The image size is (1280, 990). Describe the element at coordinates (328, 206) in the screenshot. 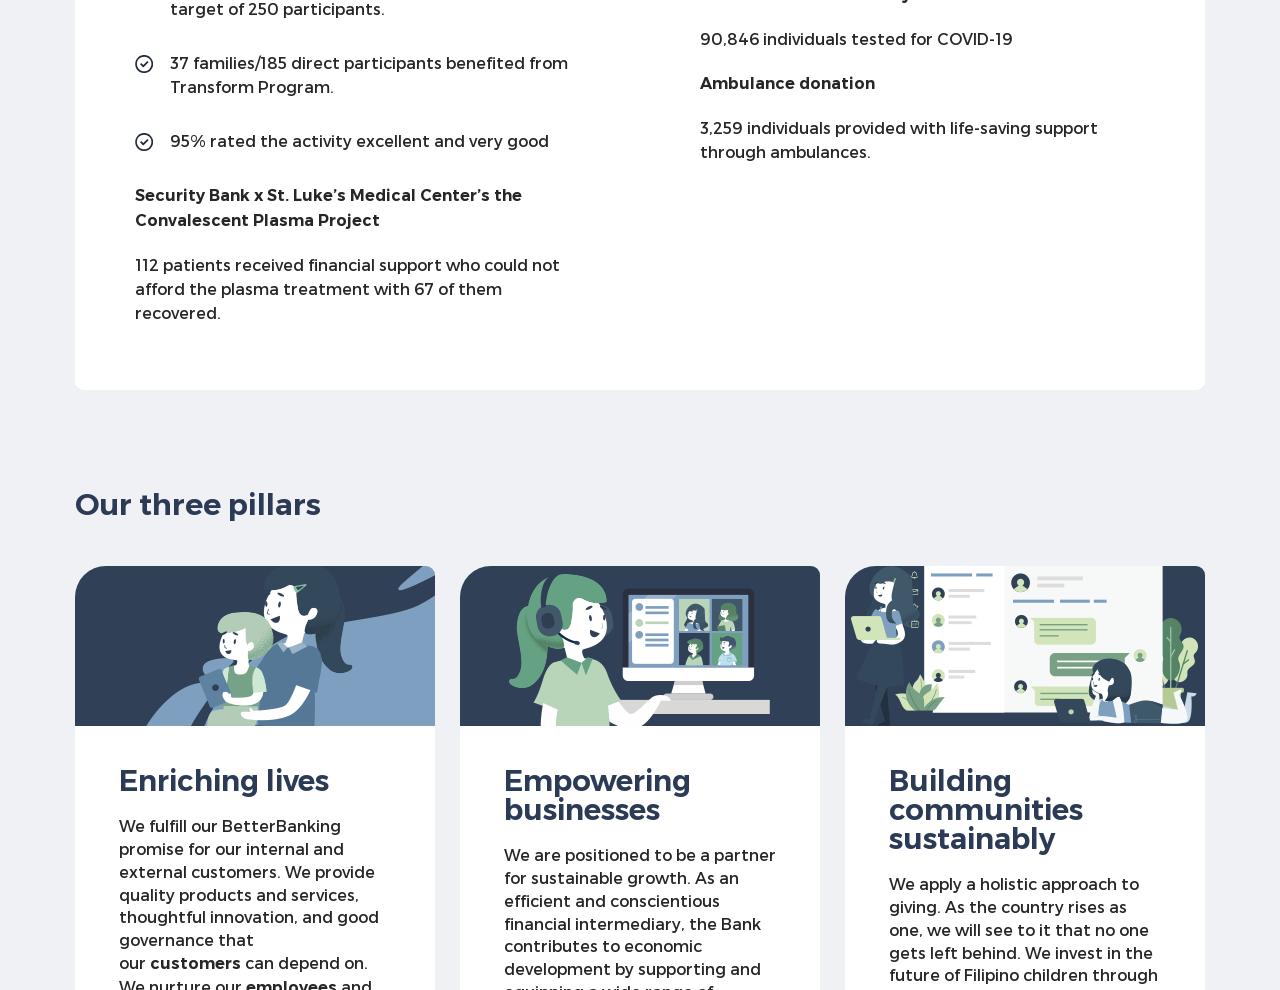

I see `'Security Bank x St. Luke’s Medical Center’s the Convalescent Plasma Project'` at that location.